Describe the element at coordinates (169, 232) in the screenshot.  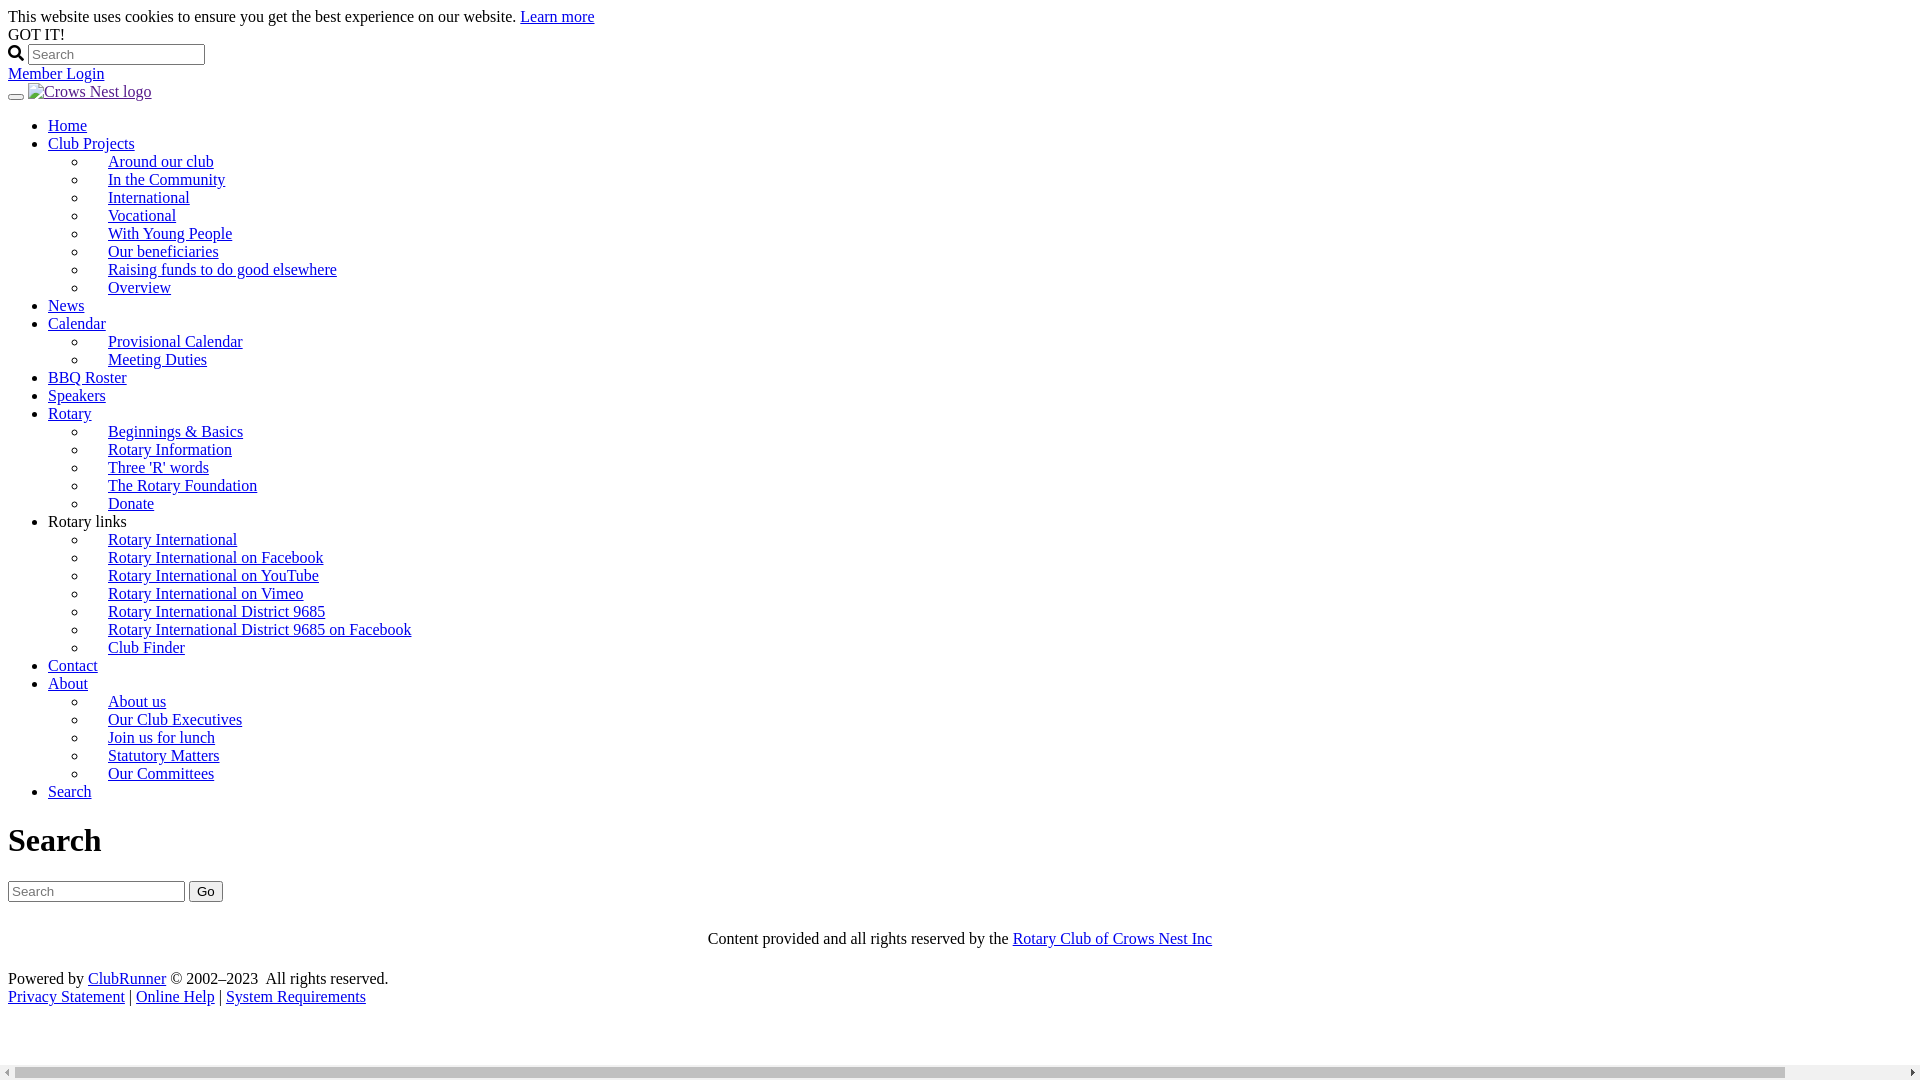
I see `'With Young People'` at that location.